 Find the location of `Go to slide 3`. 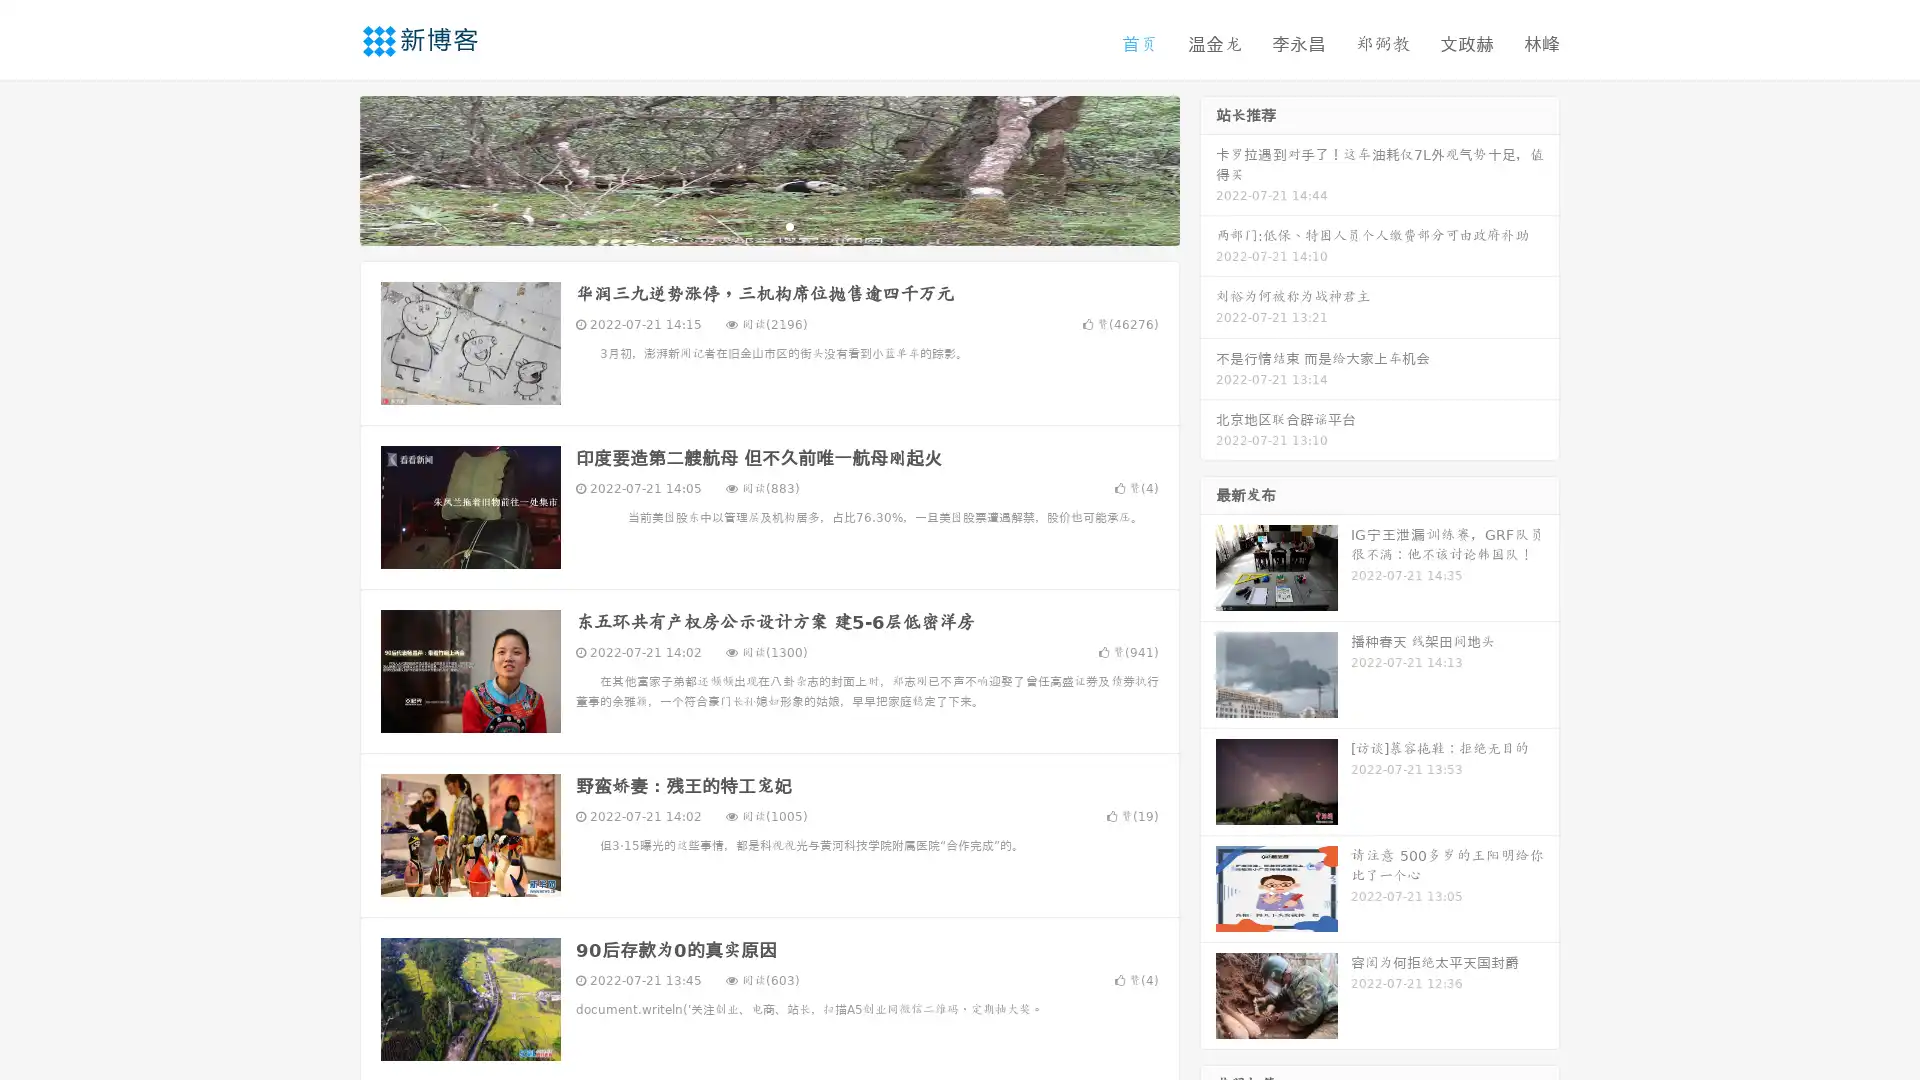

Go to slide 3 is located at coordinates (789, 225).